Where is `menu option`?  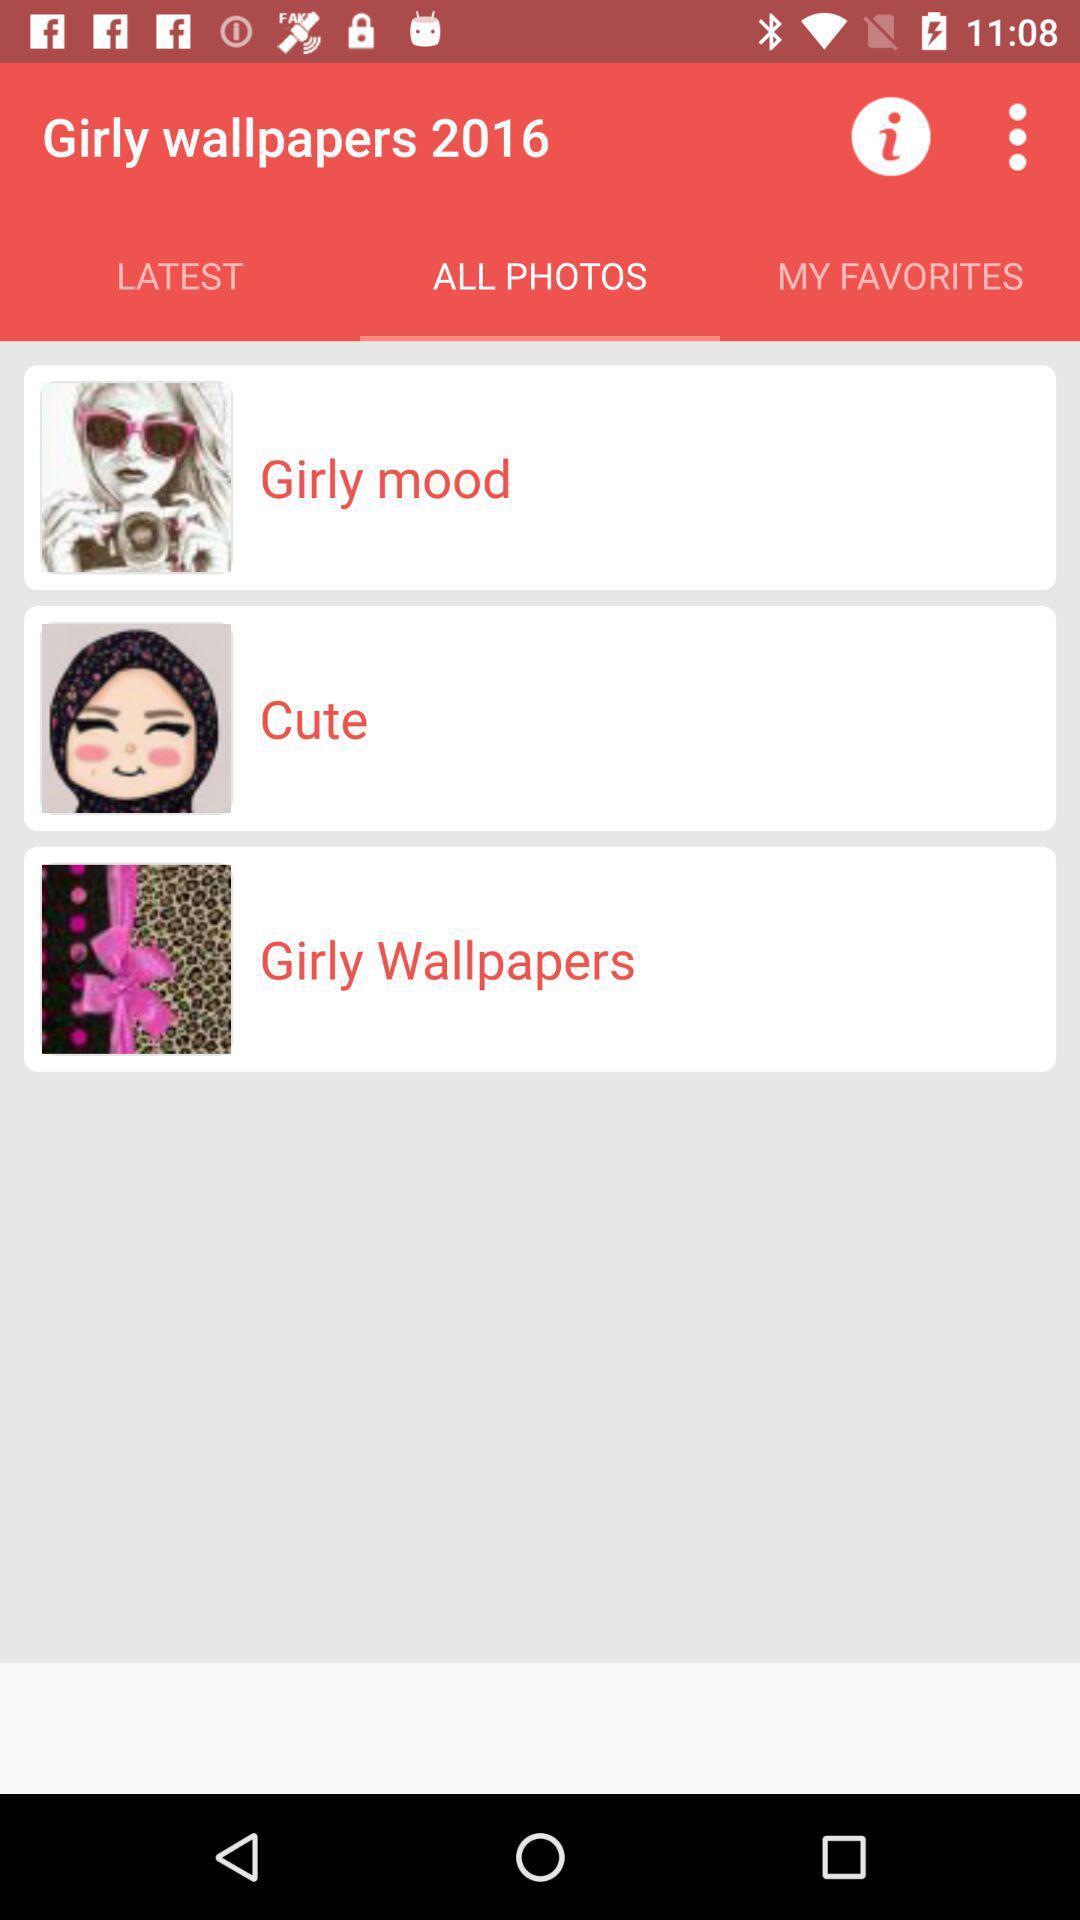 menu option is located at coordinates (1017, 135).